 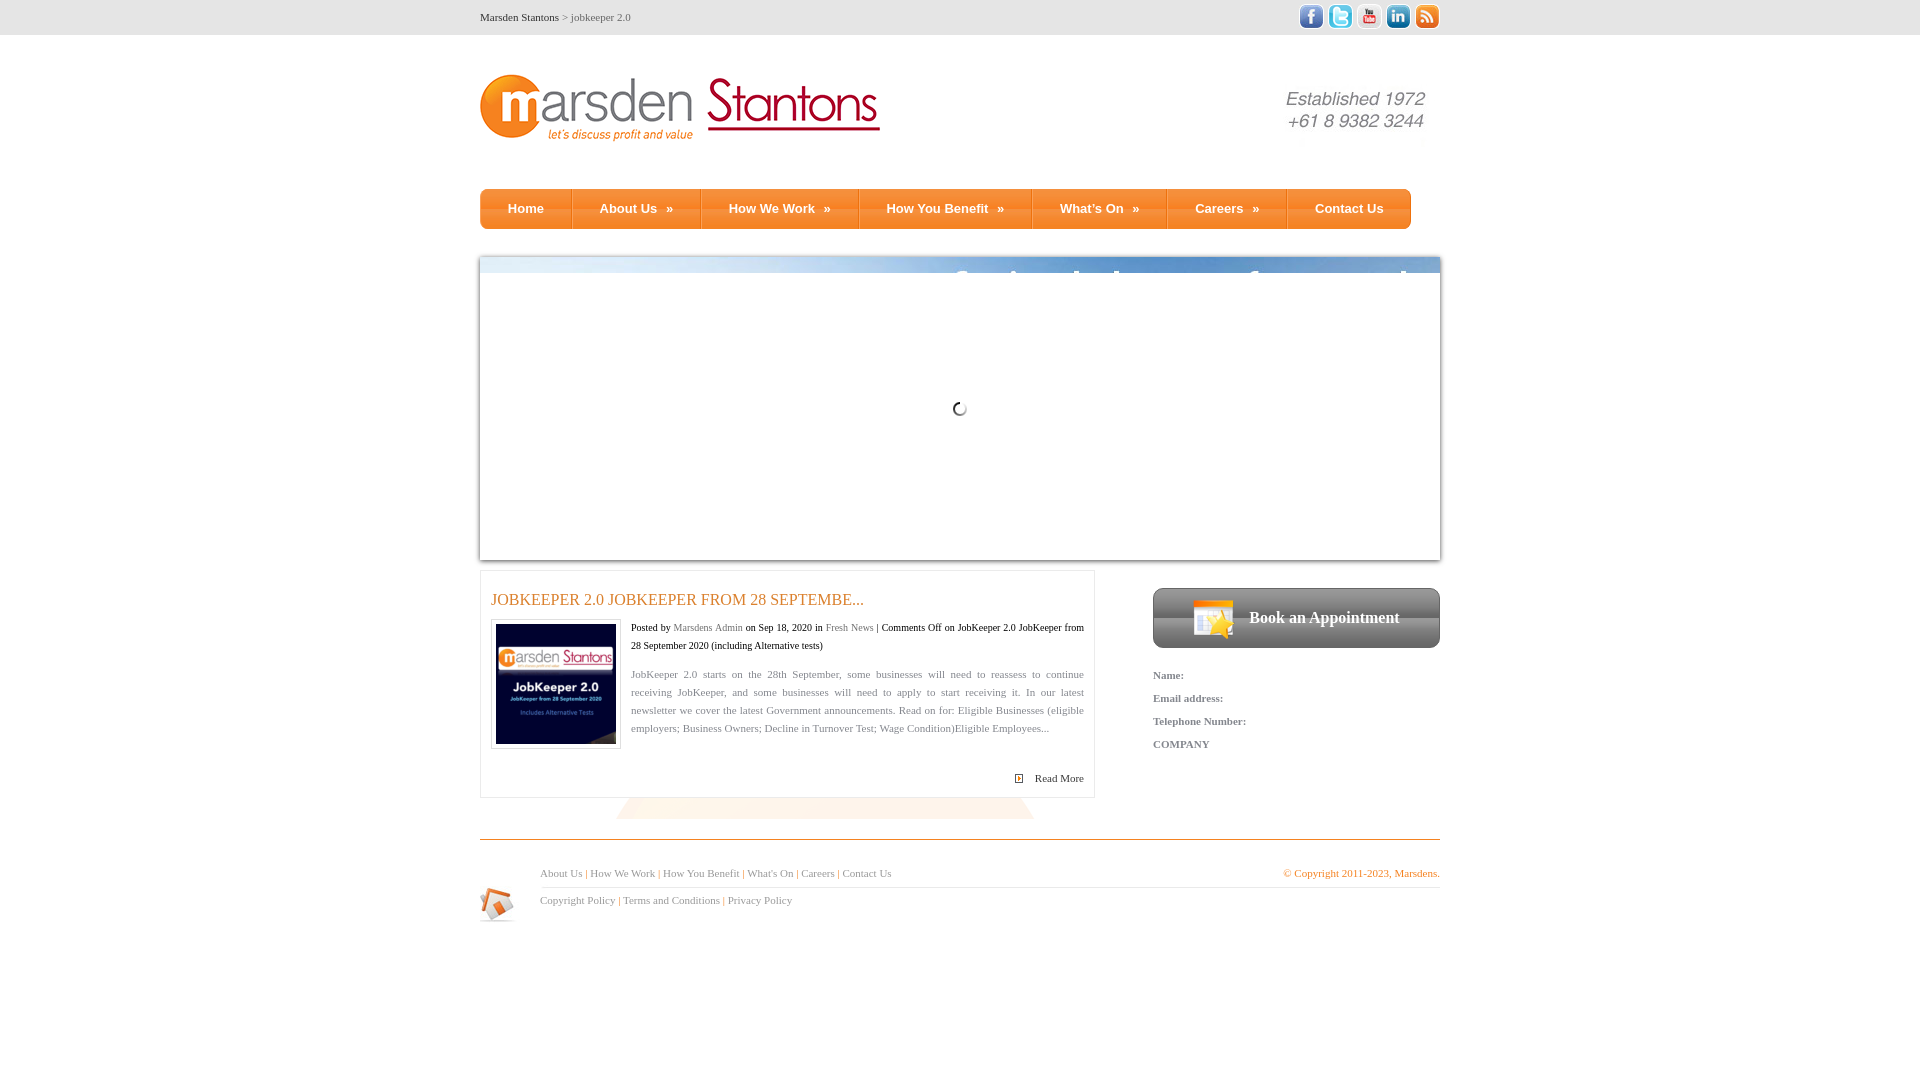 What do you see at coordinates (622, 898) in the screenshot?
I see `'Terms and Conditions'` at bounding box center [622, 898].